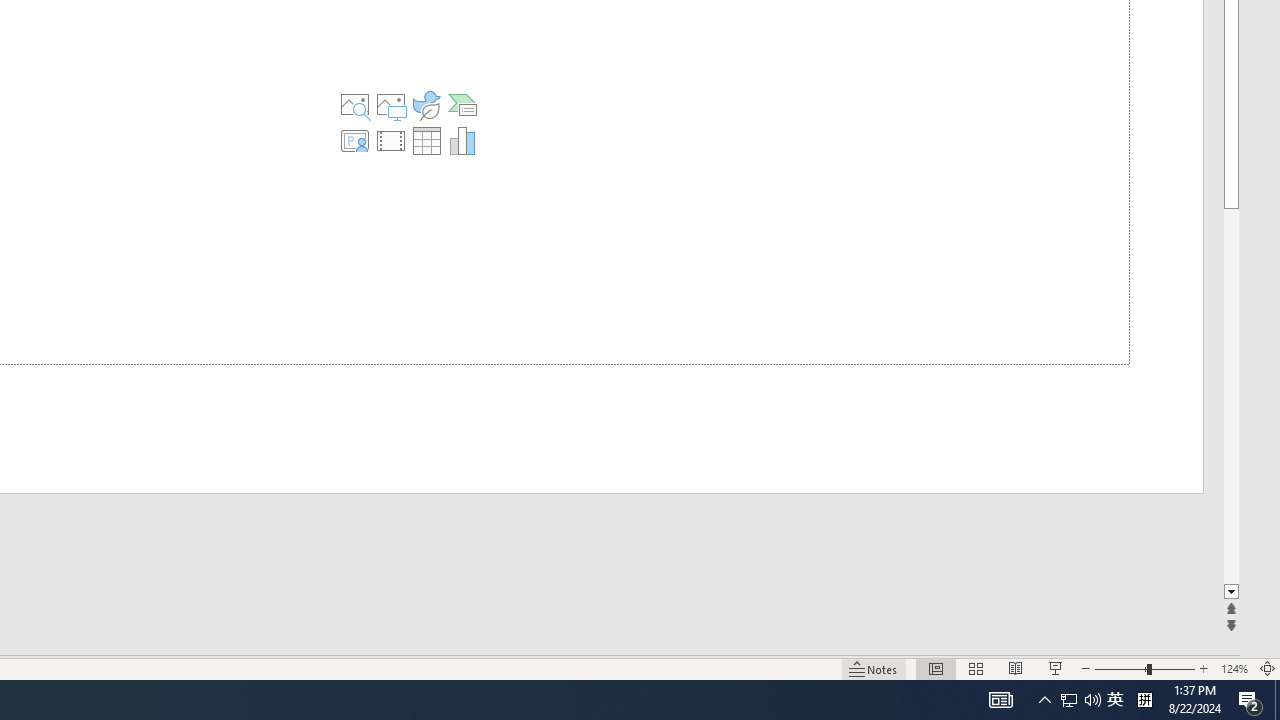 The width and height of the screenshot is (1280, 720). I want to click on 'Insert Cameo', so click(355, 140).